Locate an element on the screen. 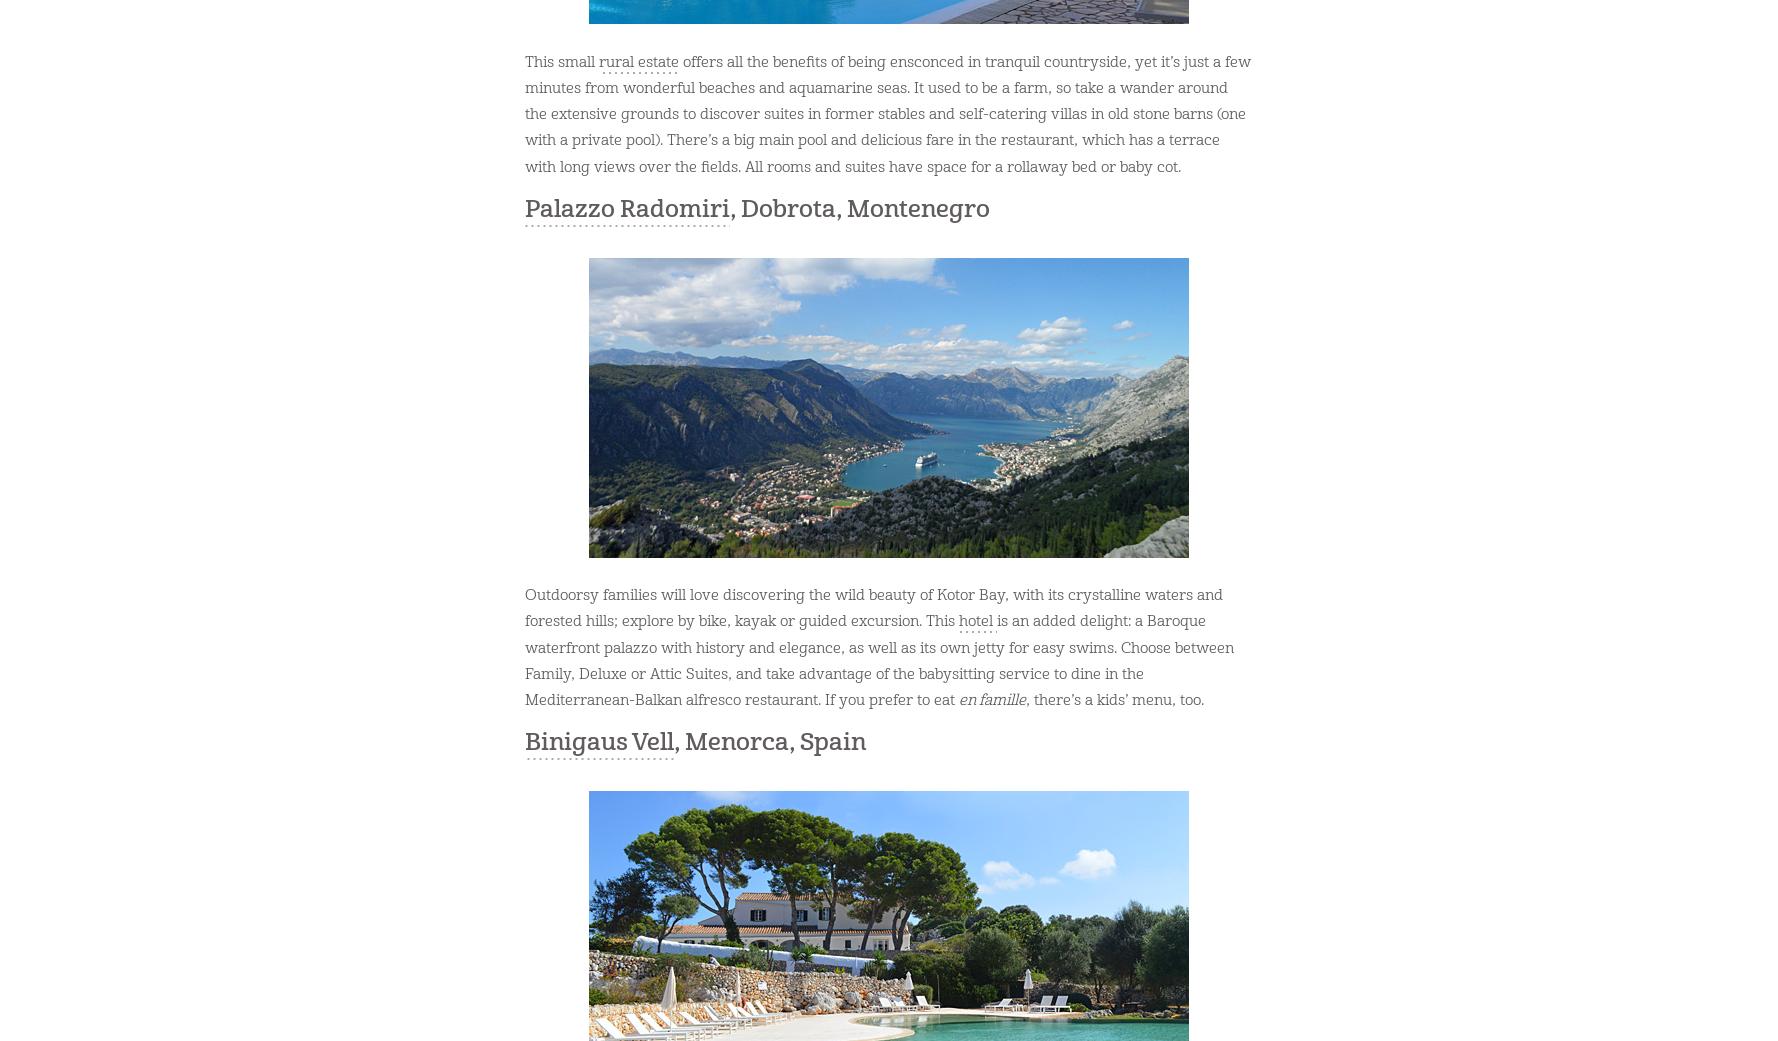  ', Menorca, Spain' is located at coordinates (674, 742).